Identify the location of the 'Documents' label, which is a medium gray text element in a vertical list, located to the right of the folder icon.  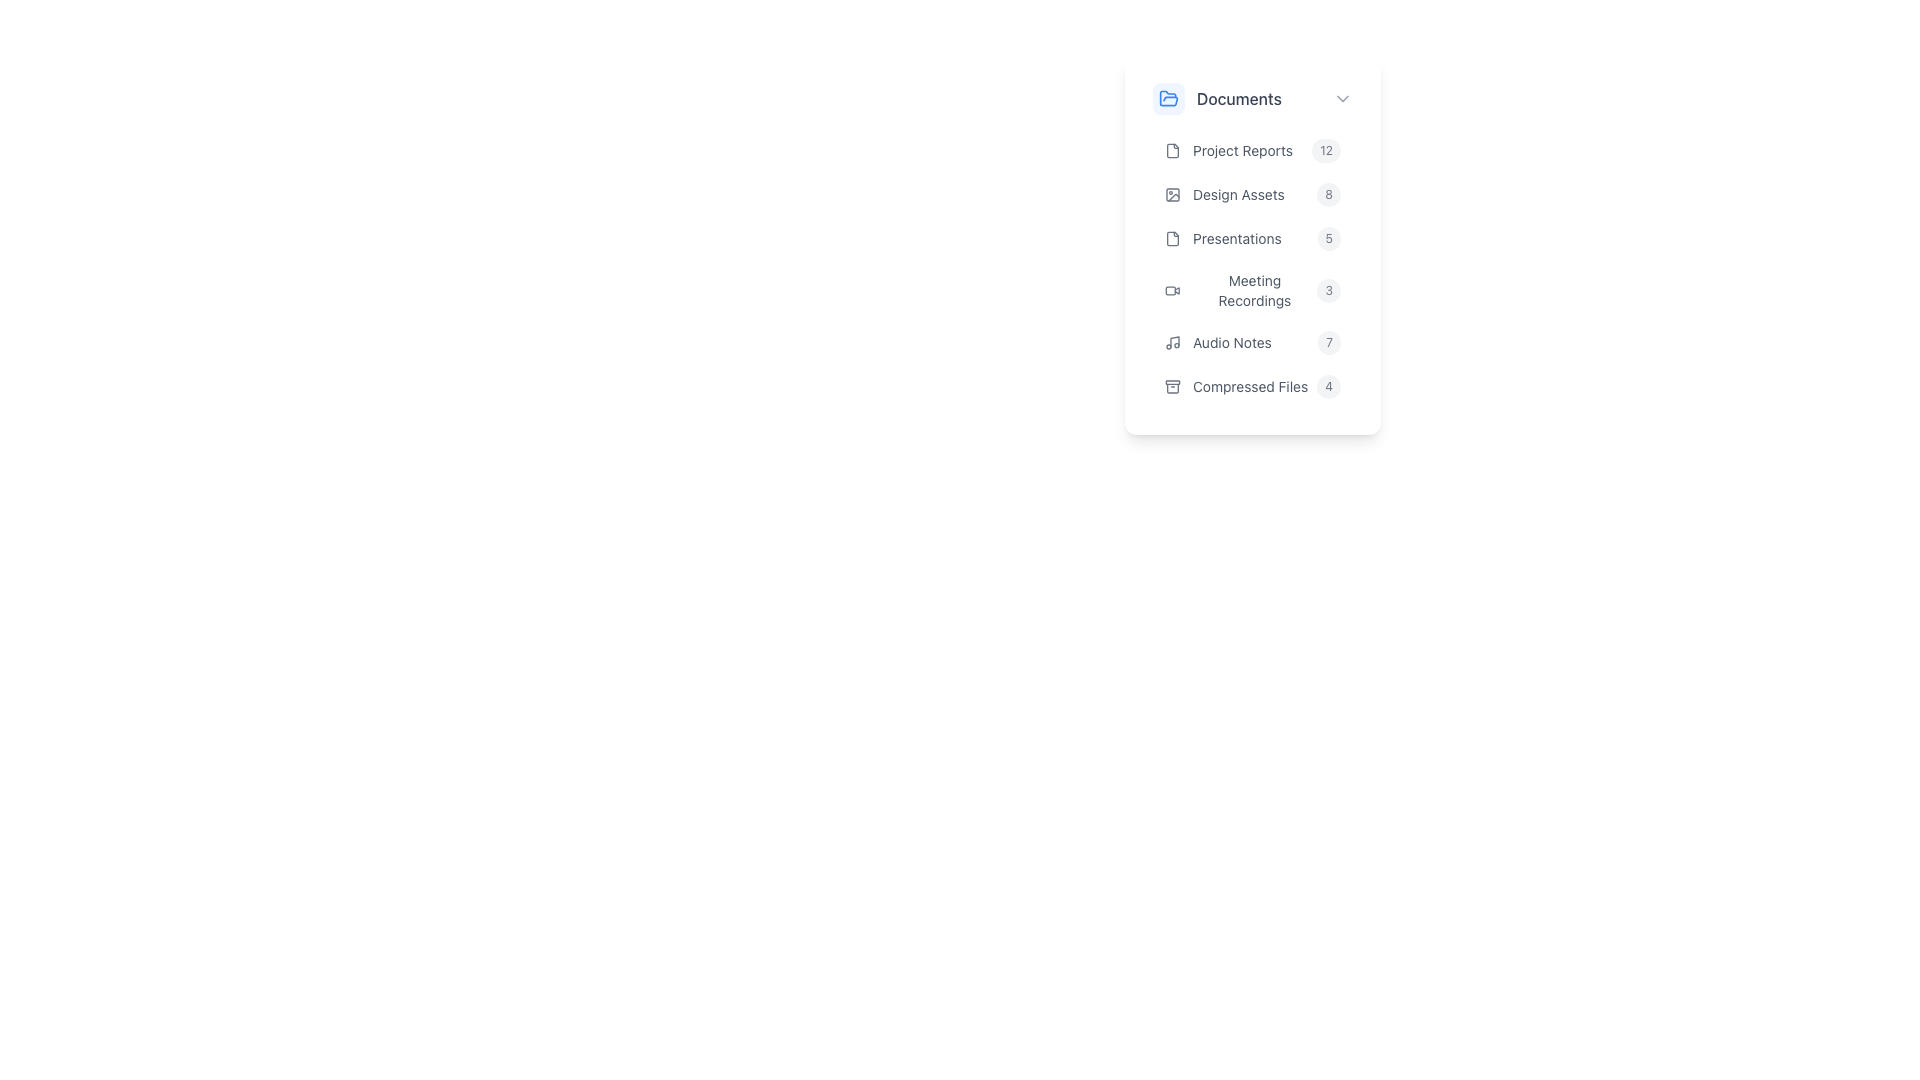
(1238, 99).